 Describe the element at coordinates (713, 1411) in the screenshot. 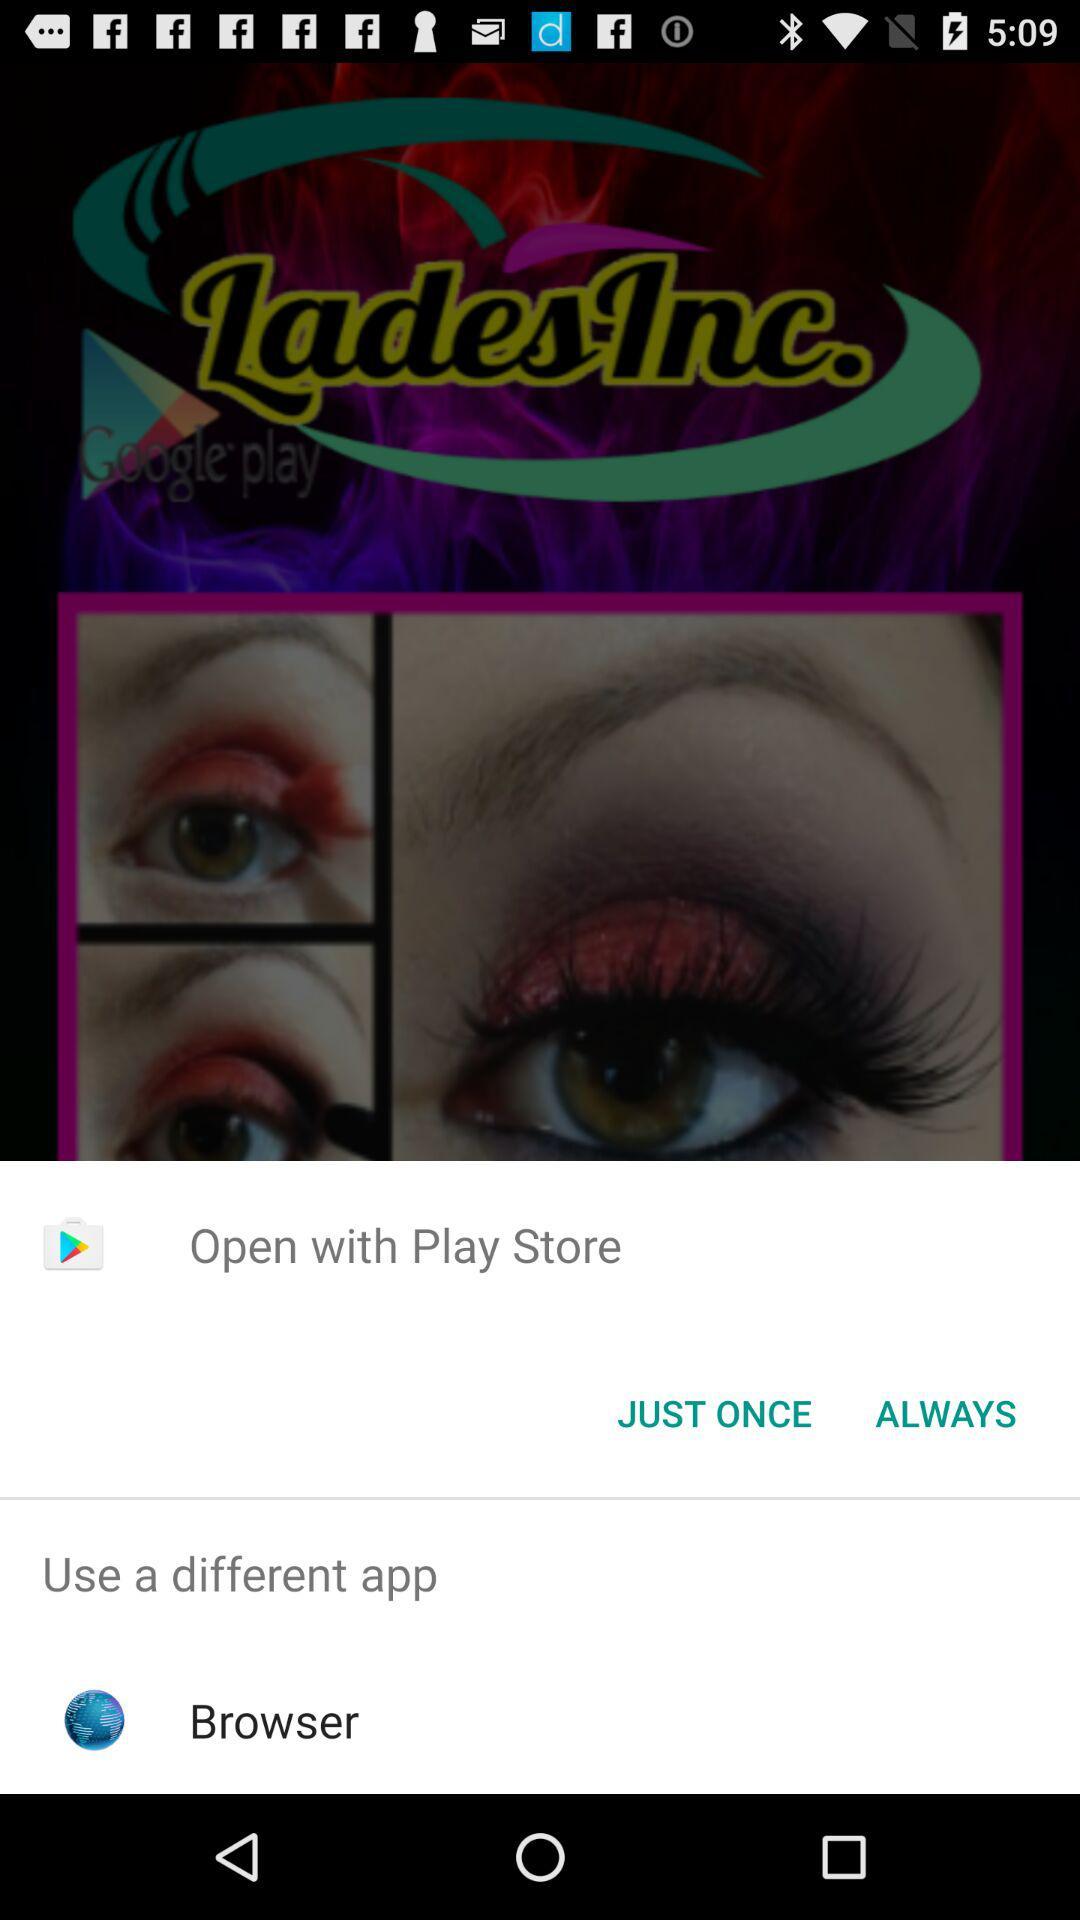

I see `the just once item` at that location.